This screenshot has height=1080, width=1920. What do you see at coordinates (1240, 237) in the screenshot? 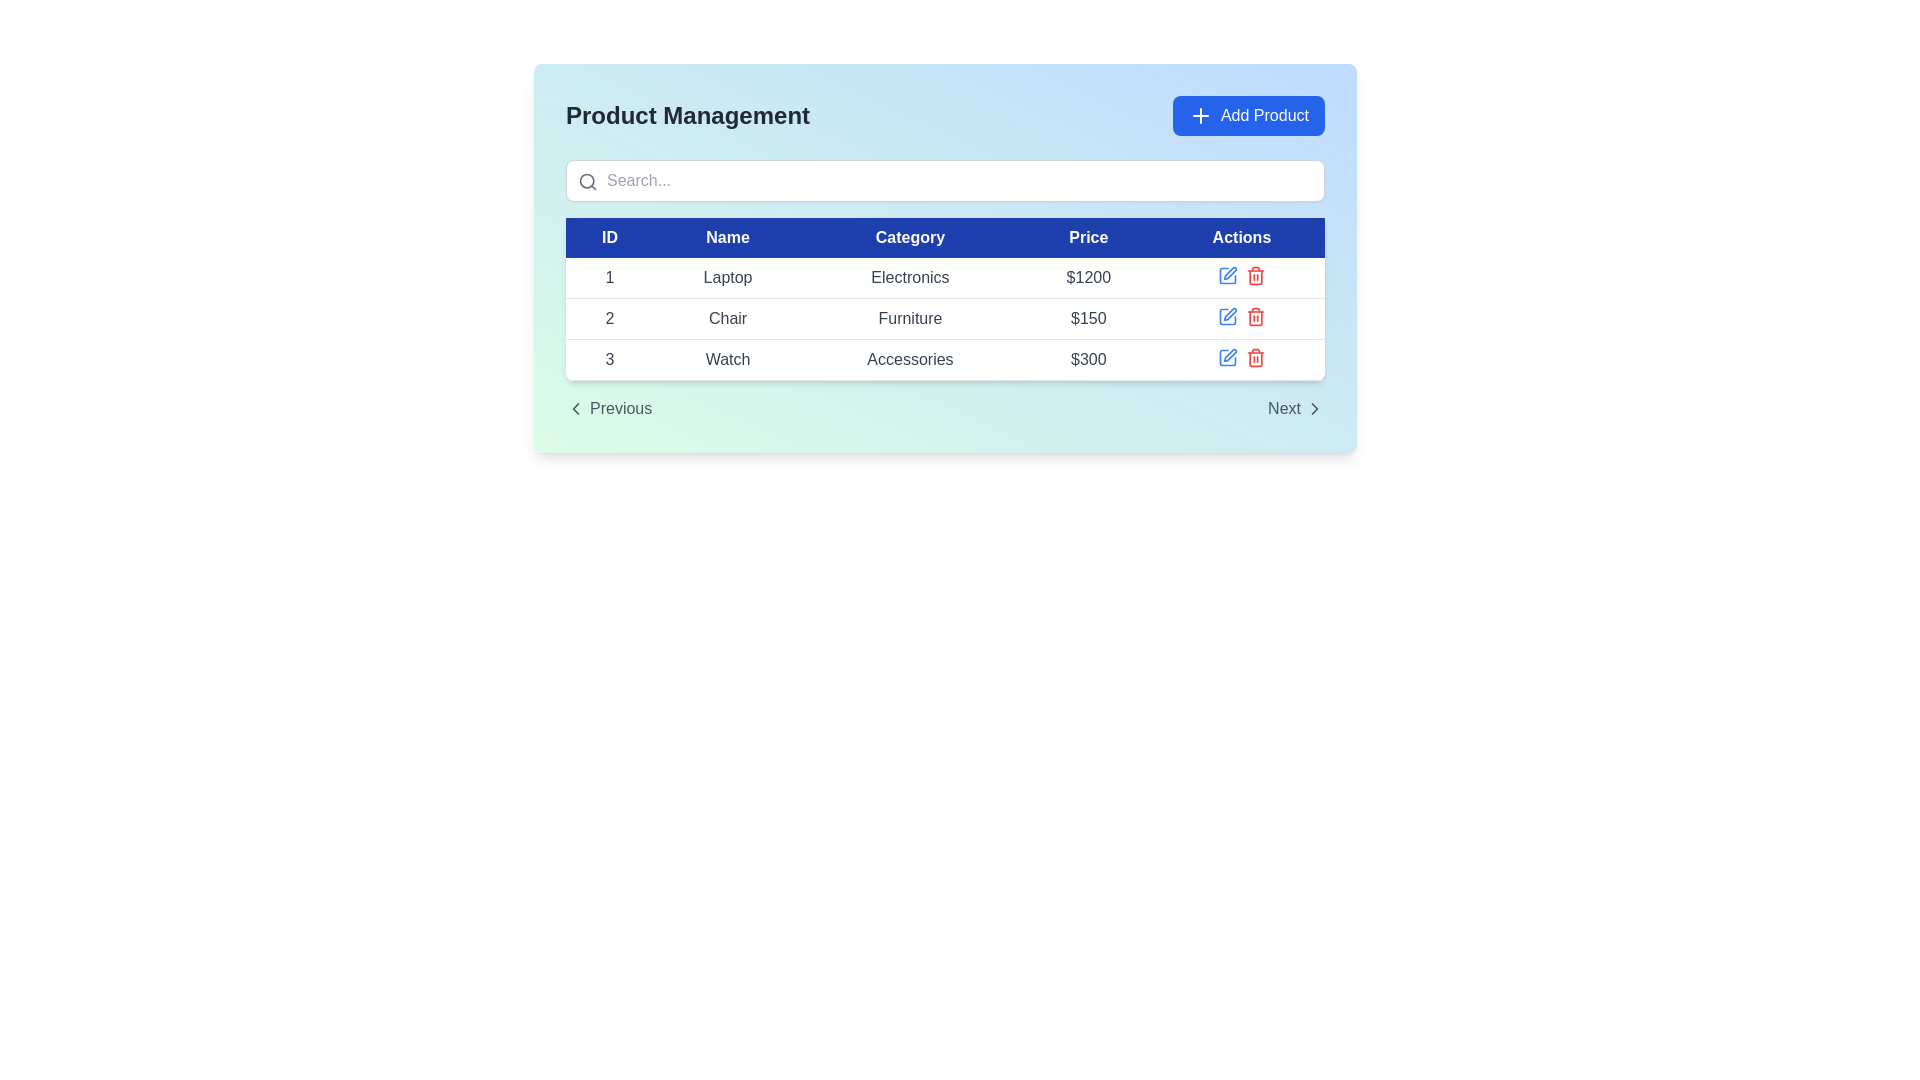
I see `the text label displaying 'Actions', which is the last item in the header row of a table, styled with a dark blue background and white text` at bounding box center [1240, 237].